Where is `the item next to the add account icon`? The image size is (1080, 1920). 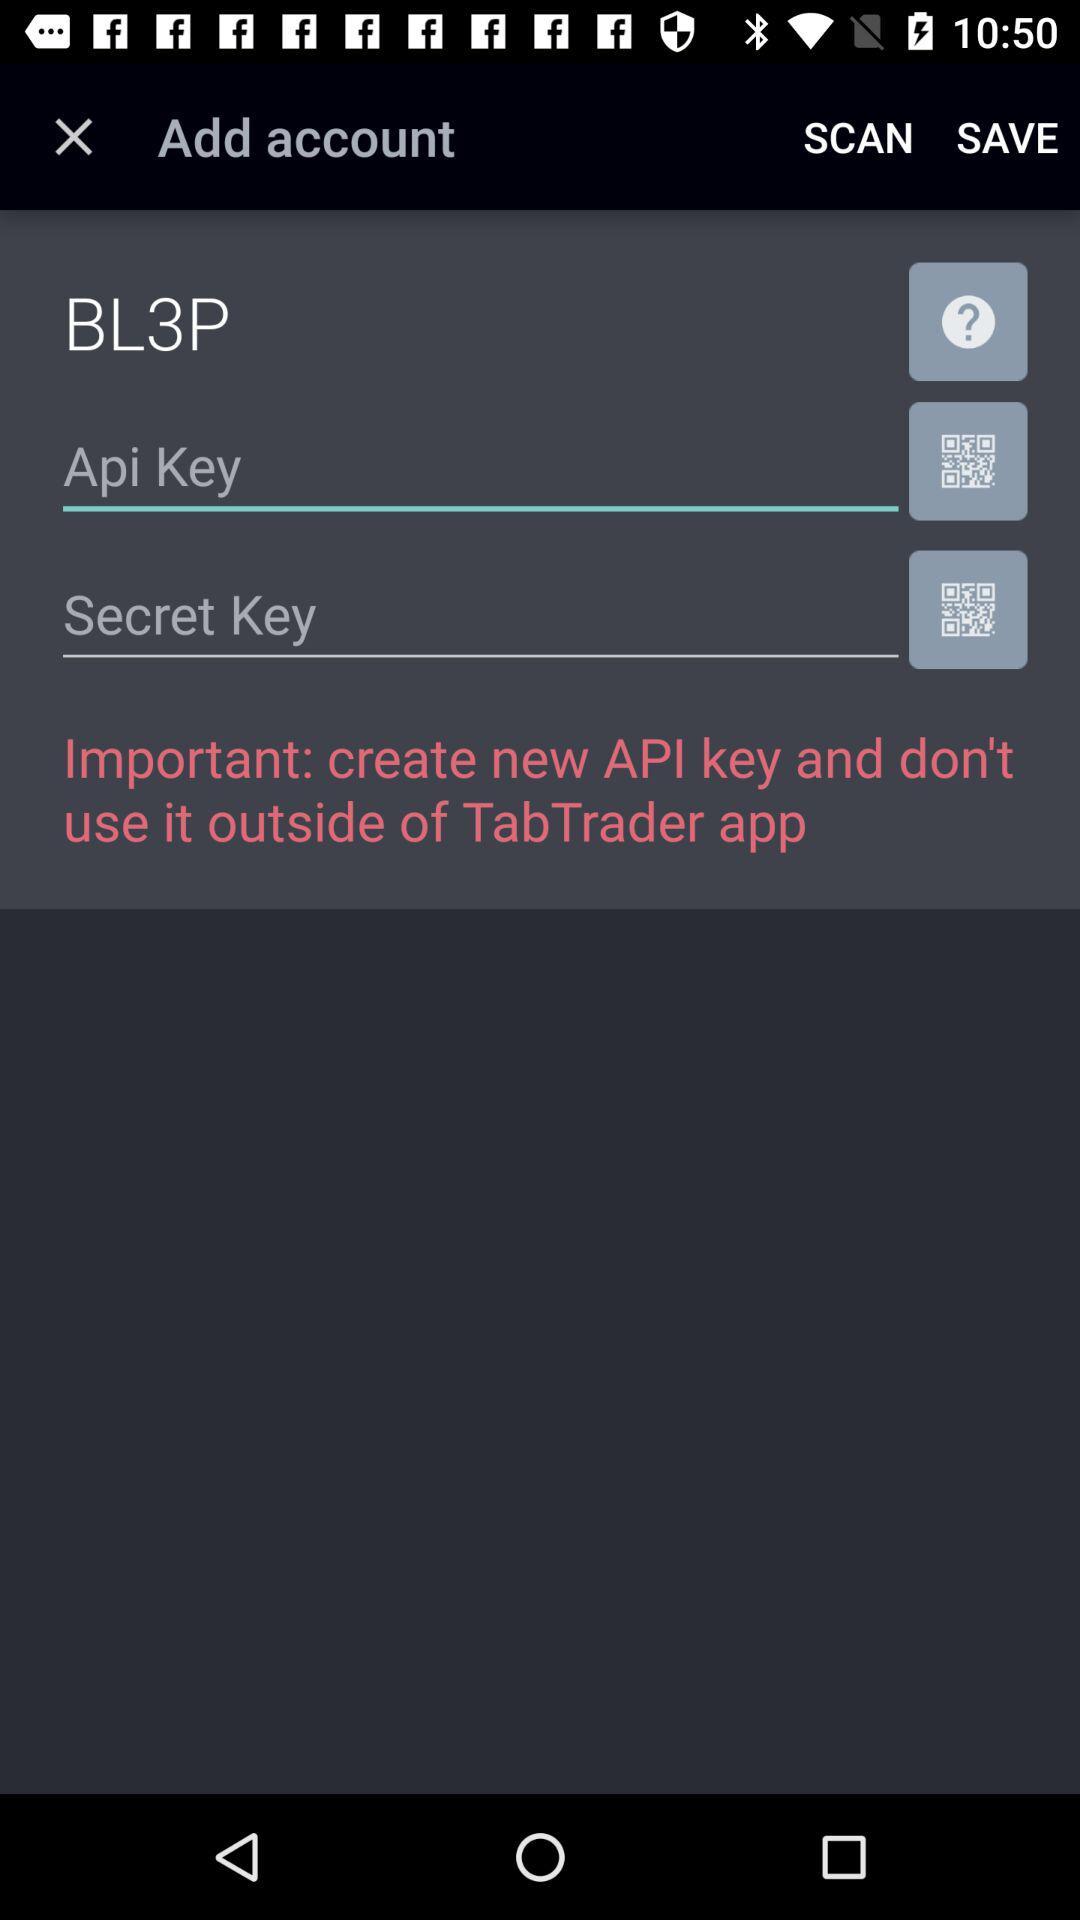 the item next to the add account icon is located at coordinates (72, 135).